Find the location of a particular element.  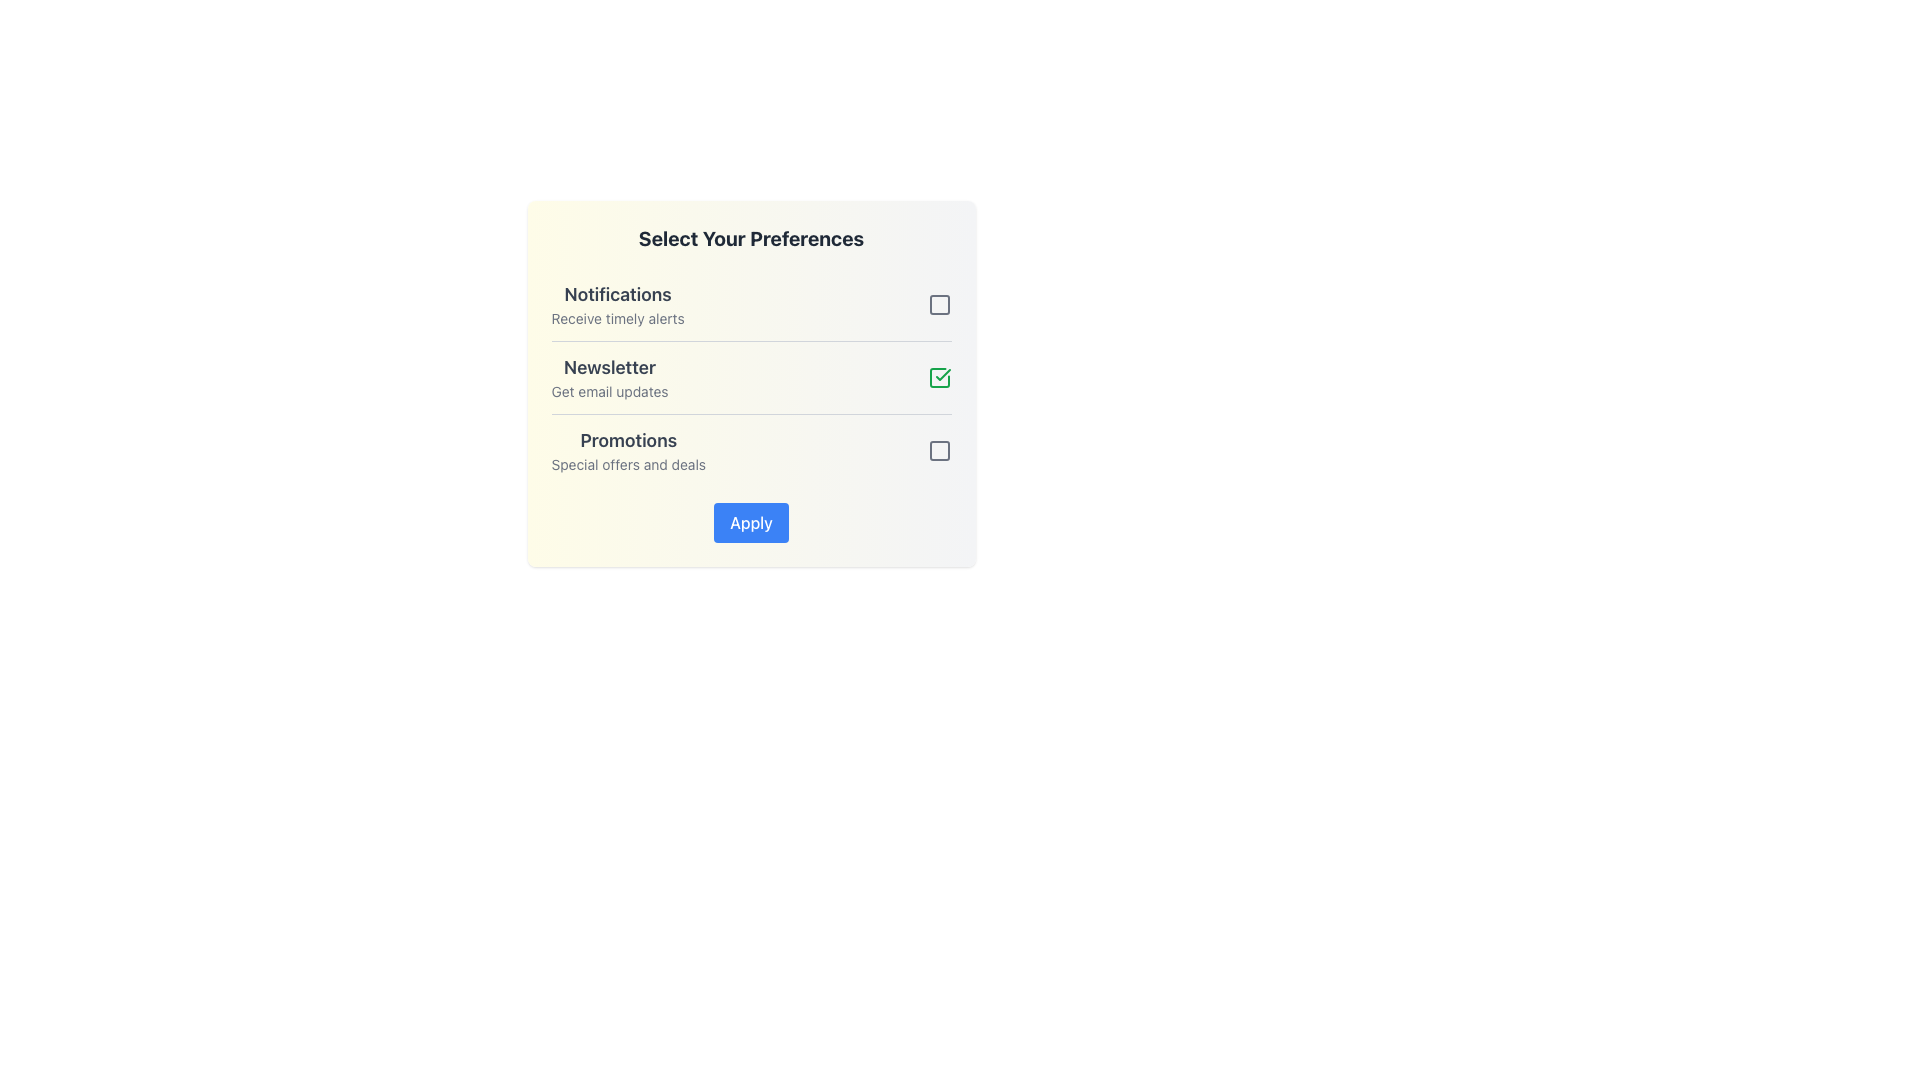

the checkbox located to the far right of the 'Notifications' entry is located at coordinates (938, 304).